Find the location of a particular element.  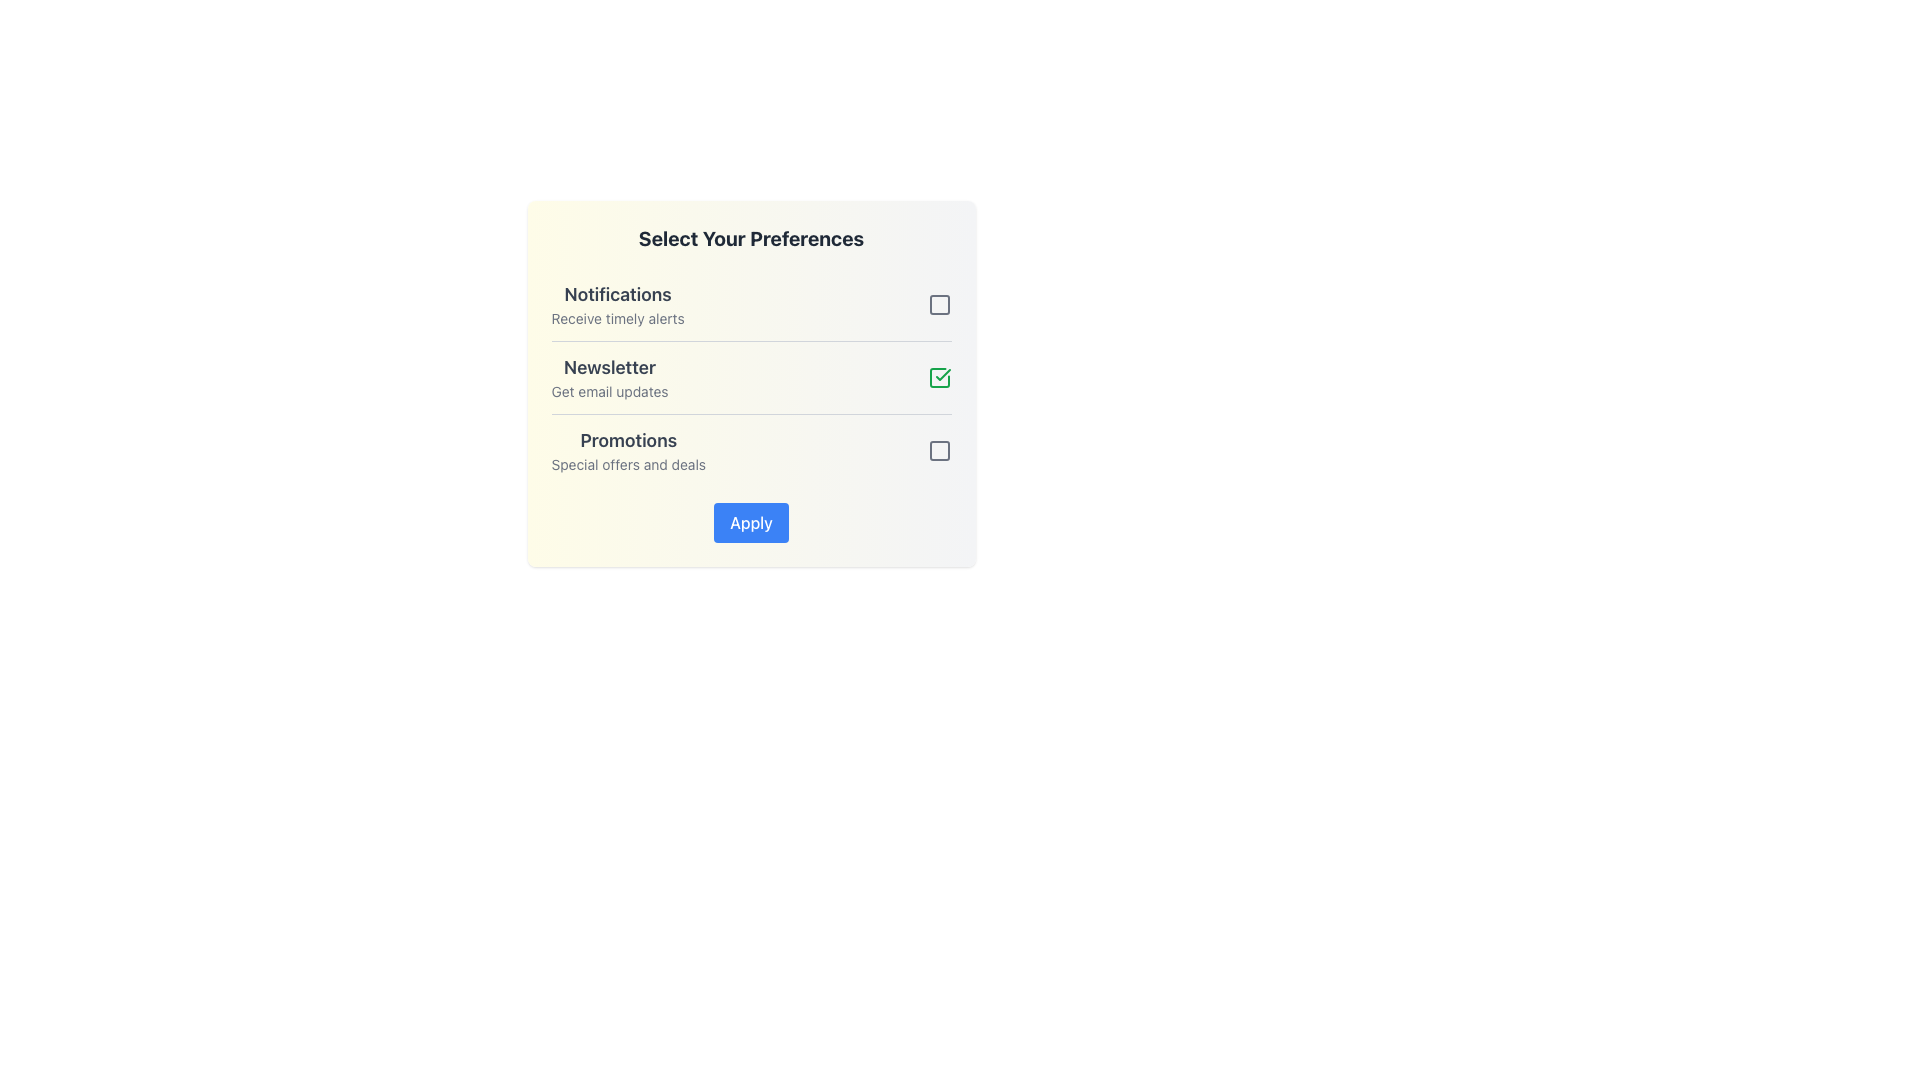

the checkbox located to the far right of the 'Notifications' entry is located at coordinates (938, 304).